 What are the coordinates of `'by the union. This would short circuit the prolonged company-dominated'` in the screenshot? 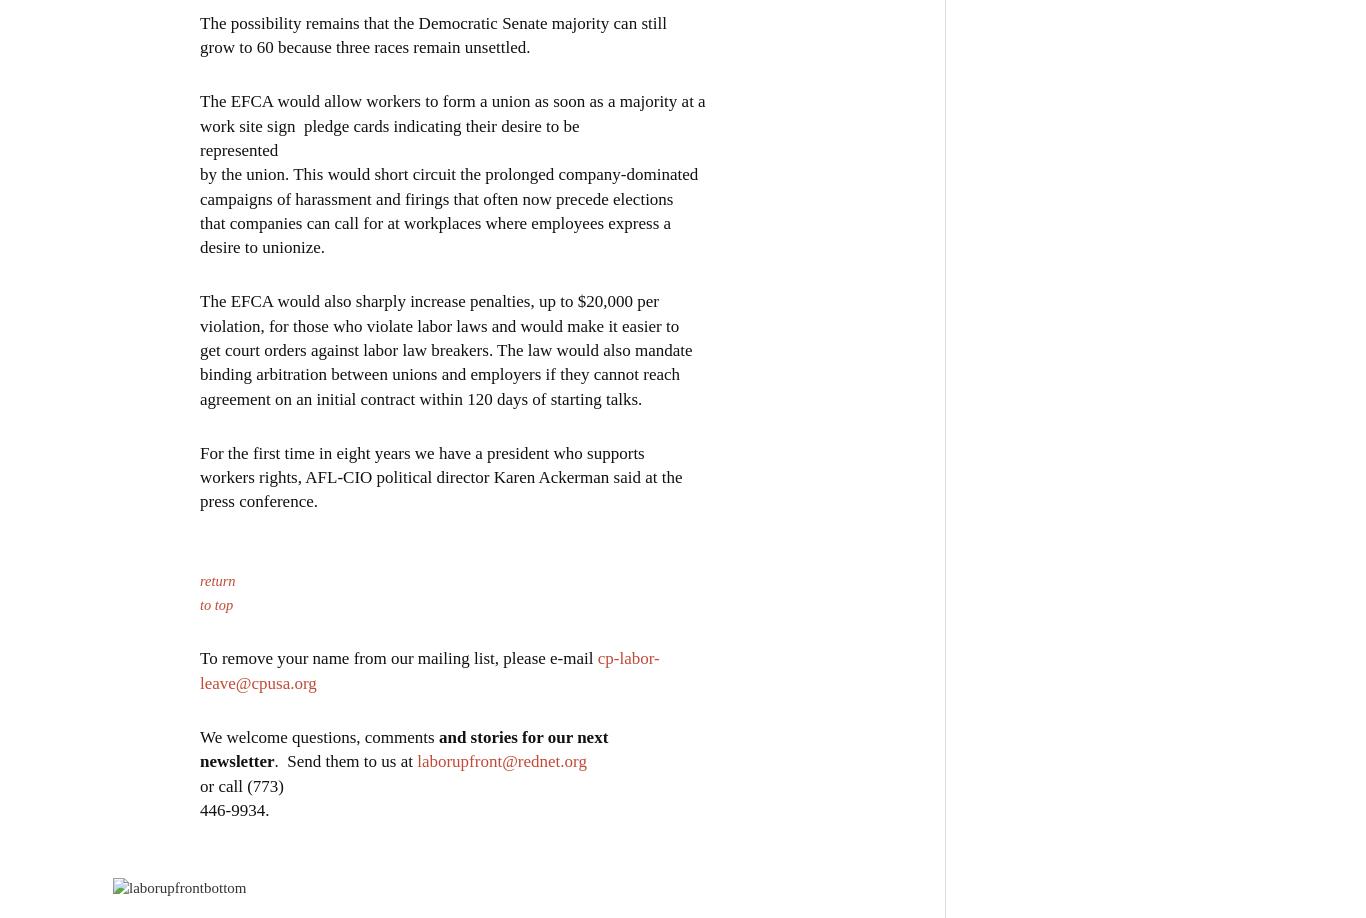 It's located at (448, 173).